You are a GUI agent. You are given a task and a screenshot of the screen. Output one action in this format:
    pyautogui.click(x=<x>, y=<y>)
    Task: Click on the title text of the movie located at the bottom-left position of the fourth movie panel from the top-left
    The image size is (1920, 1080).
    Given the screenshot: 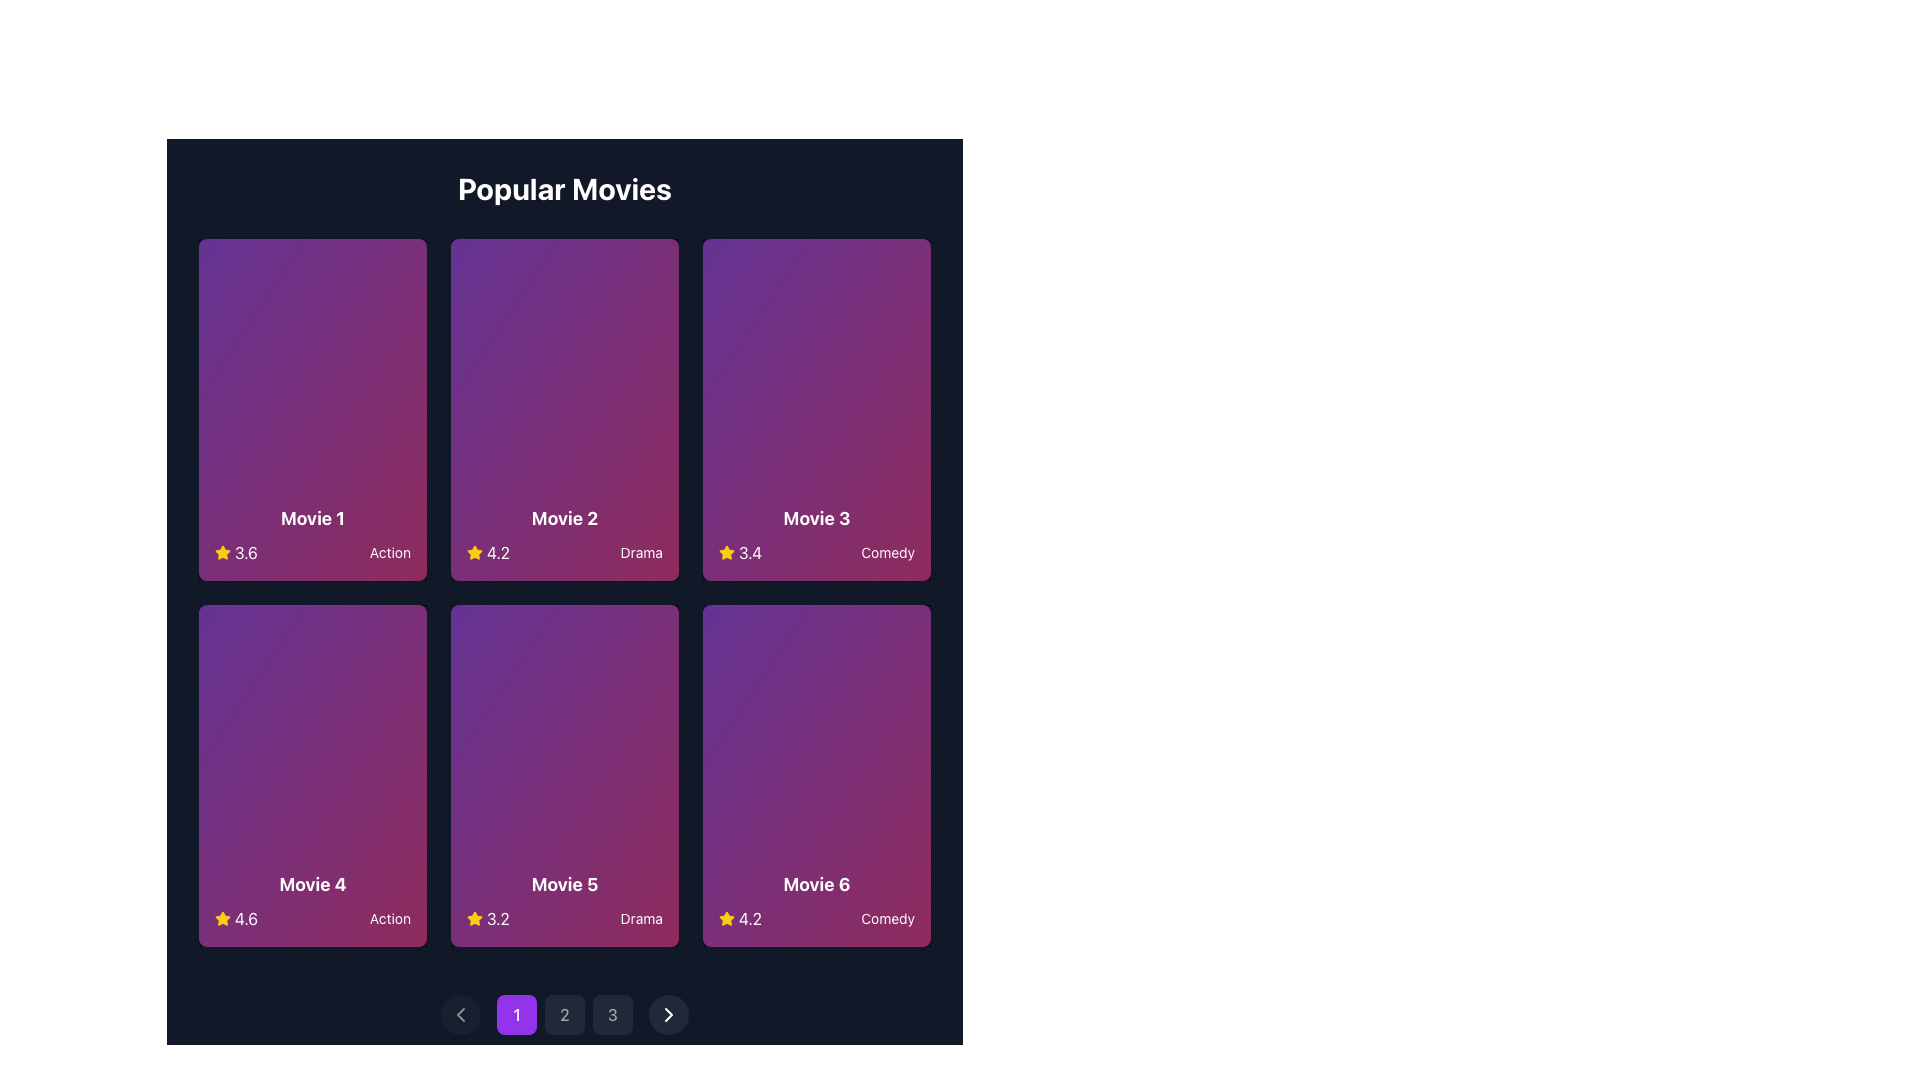 What is the action you would take?
    pyautogui.click(x=311, y=883)
    